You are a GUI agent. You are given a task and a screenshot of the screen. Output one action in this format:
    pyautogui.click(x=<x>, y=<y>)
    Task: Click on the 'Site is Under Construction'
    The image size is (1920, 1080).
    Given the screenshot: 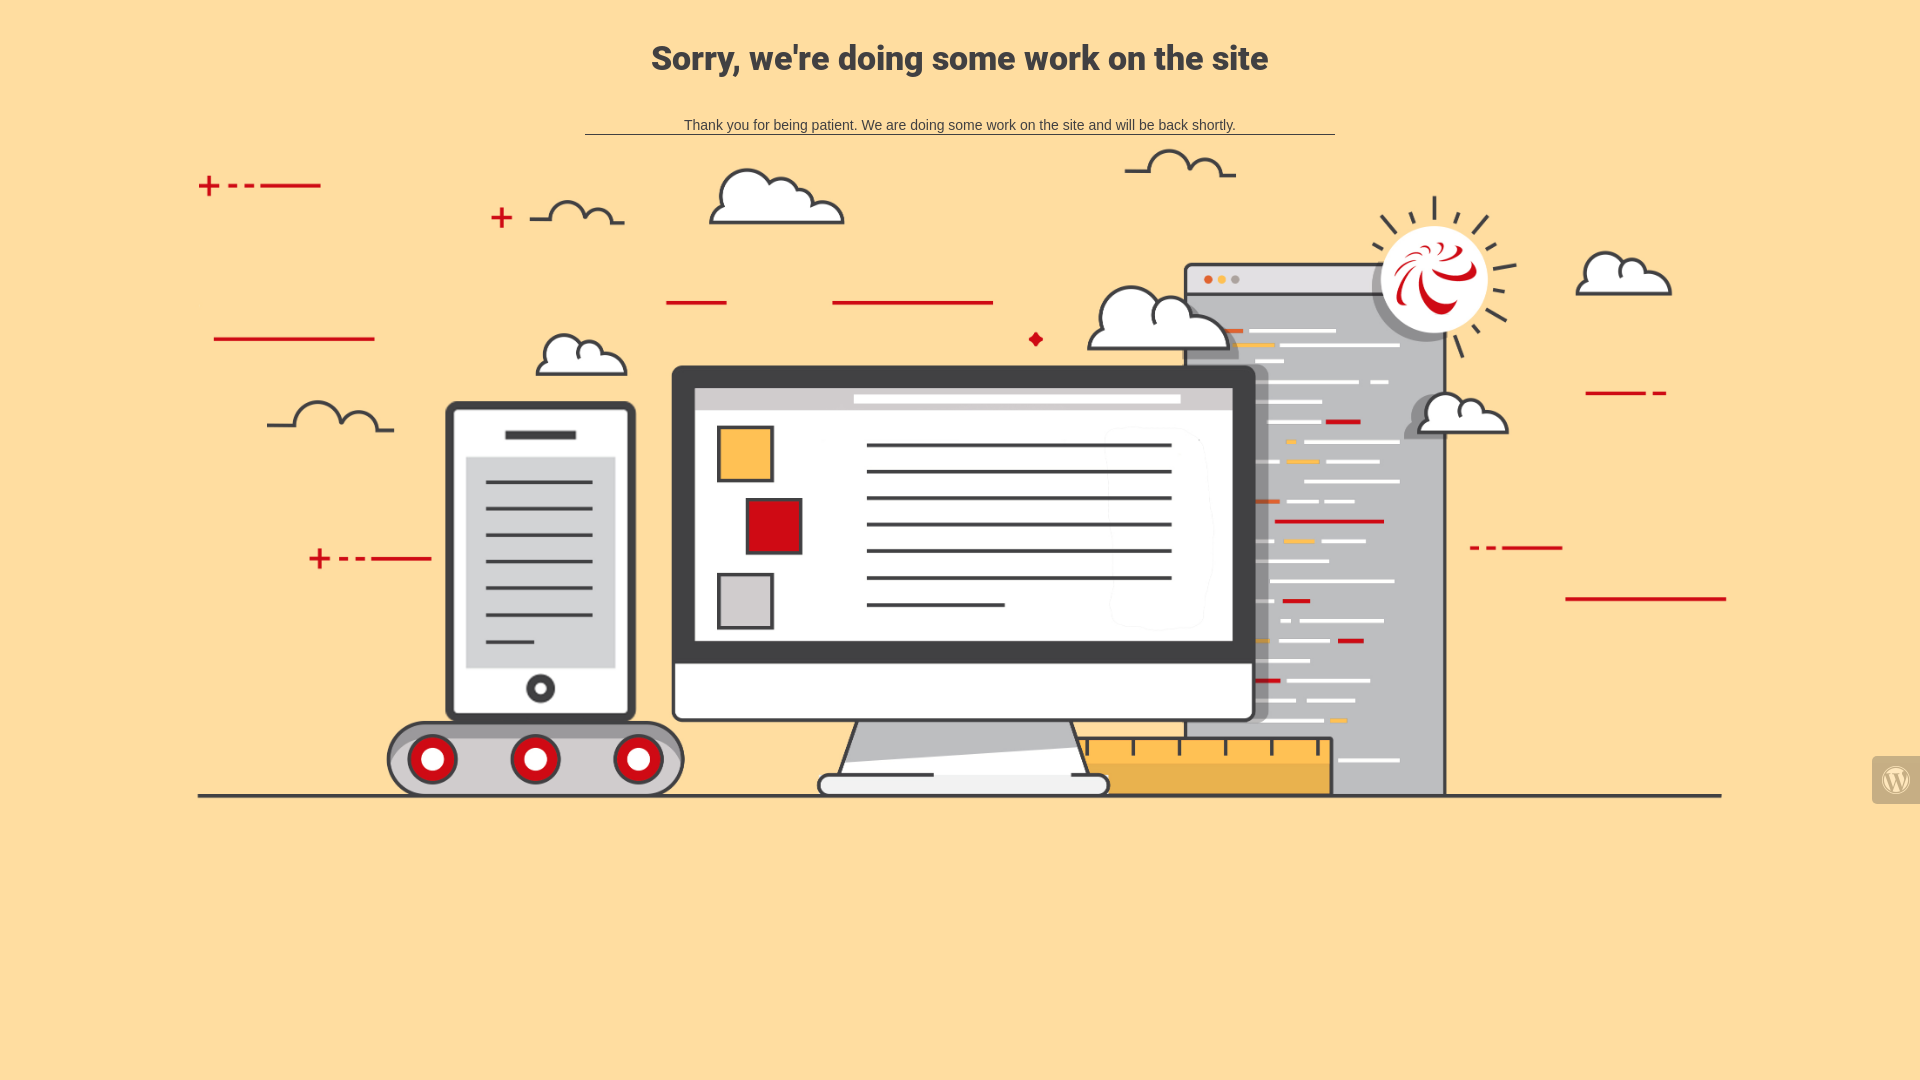 What is the action you would take?
    pyautogui.click(x=960, y=473)
    